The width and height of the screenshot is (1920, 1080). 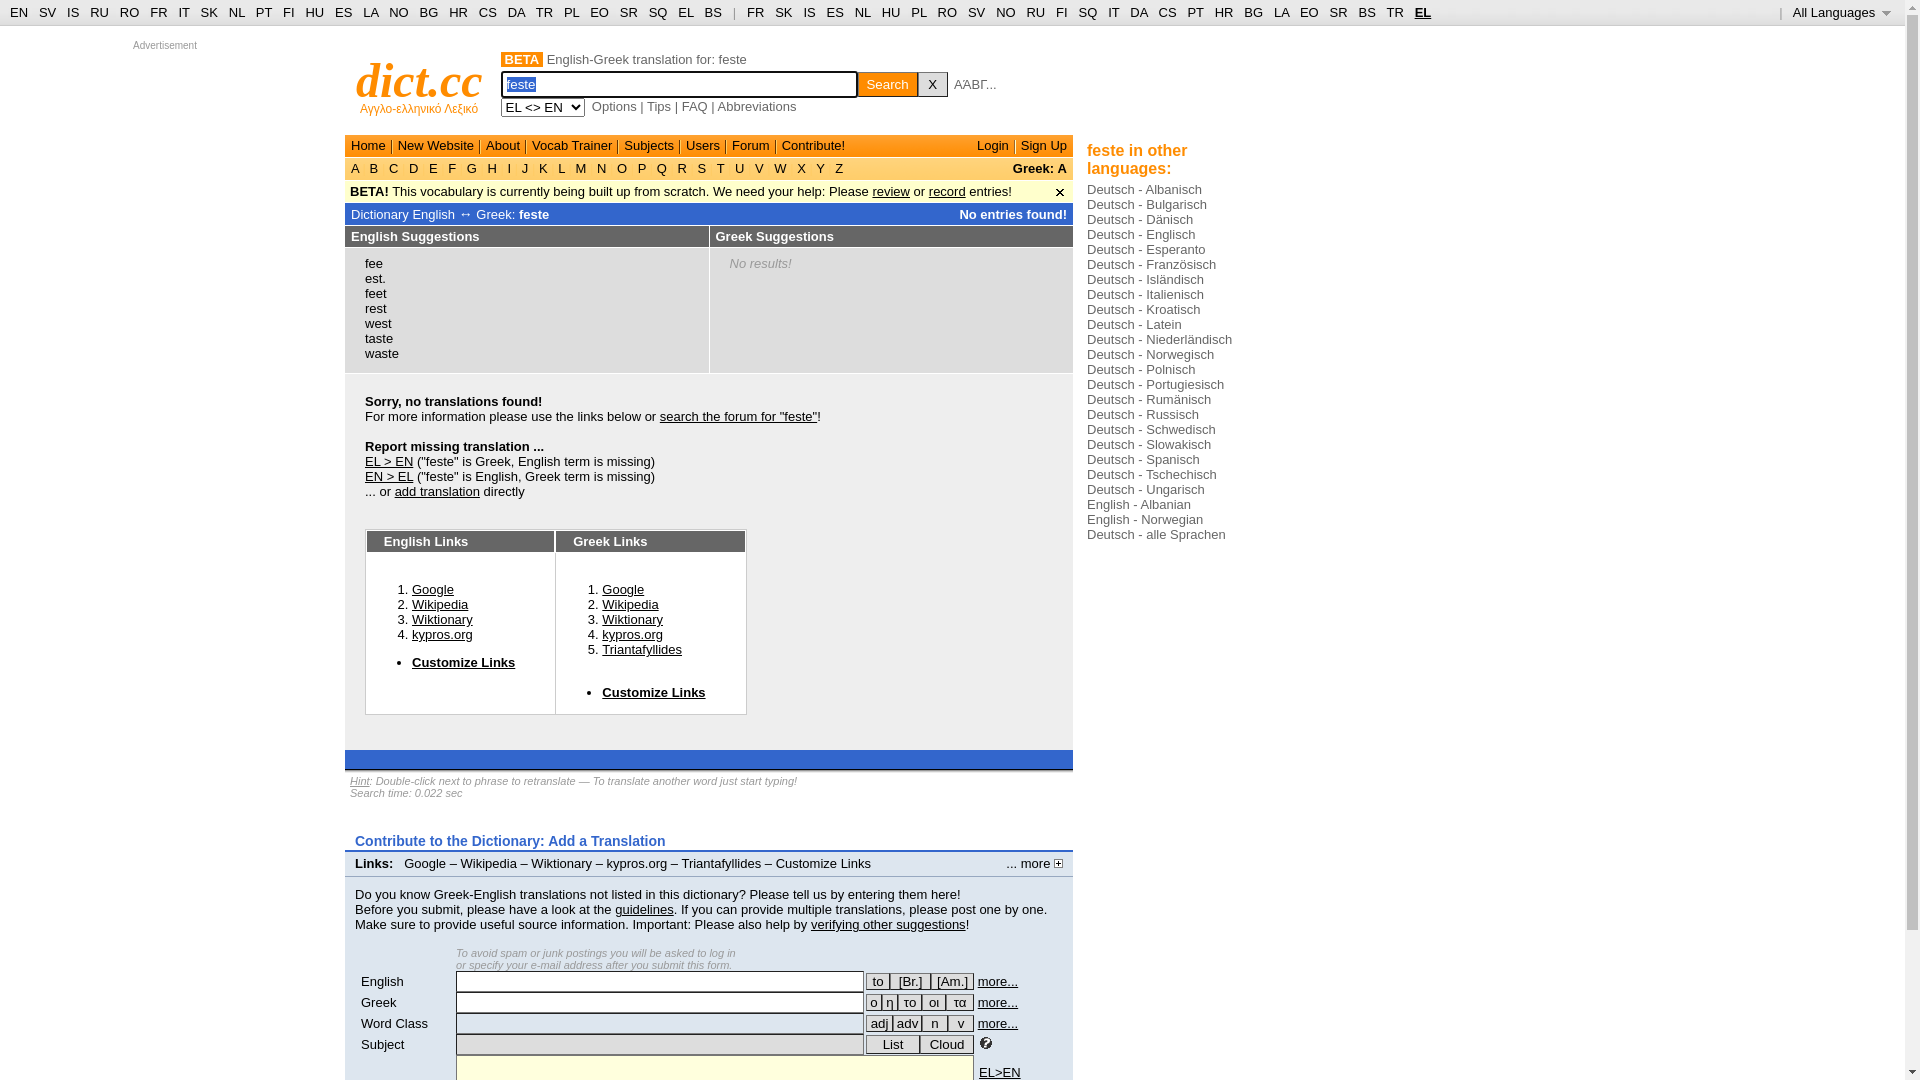 I want to click on 'Deutsch - Slowakisch', so click(x=1148, y=443).